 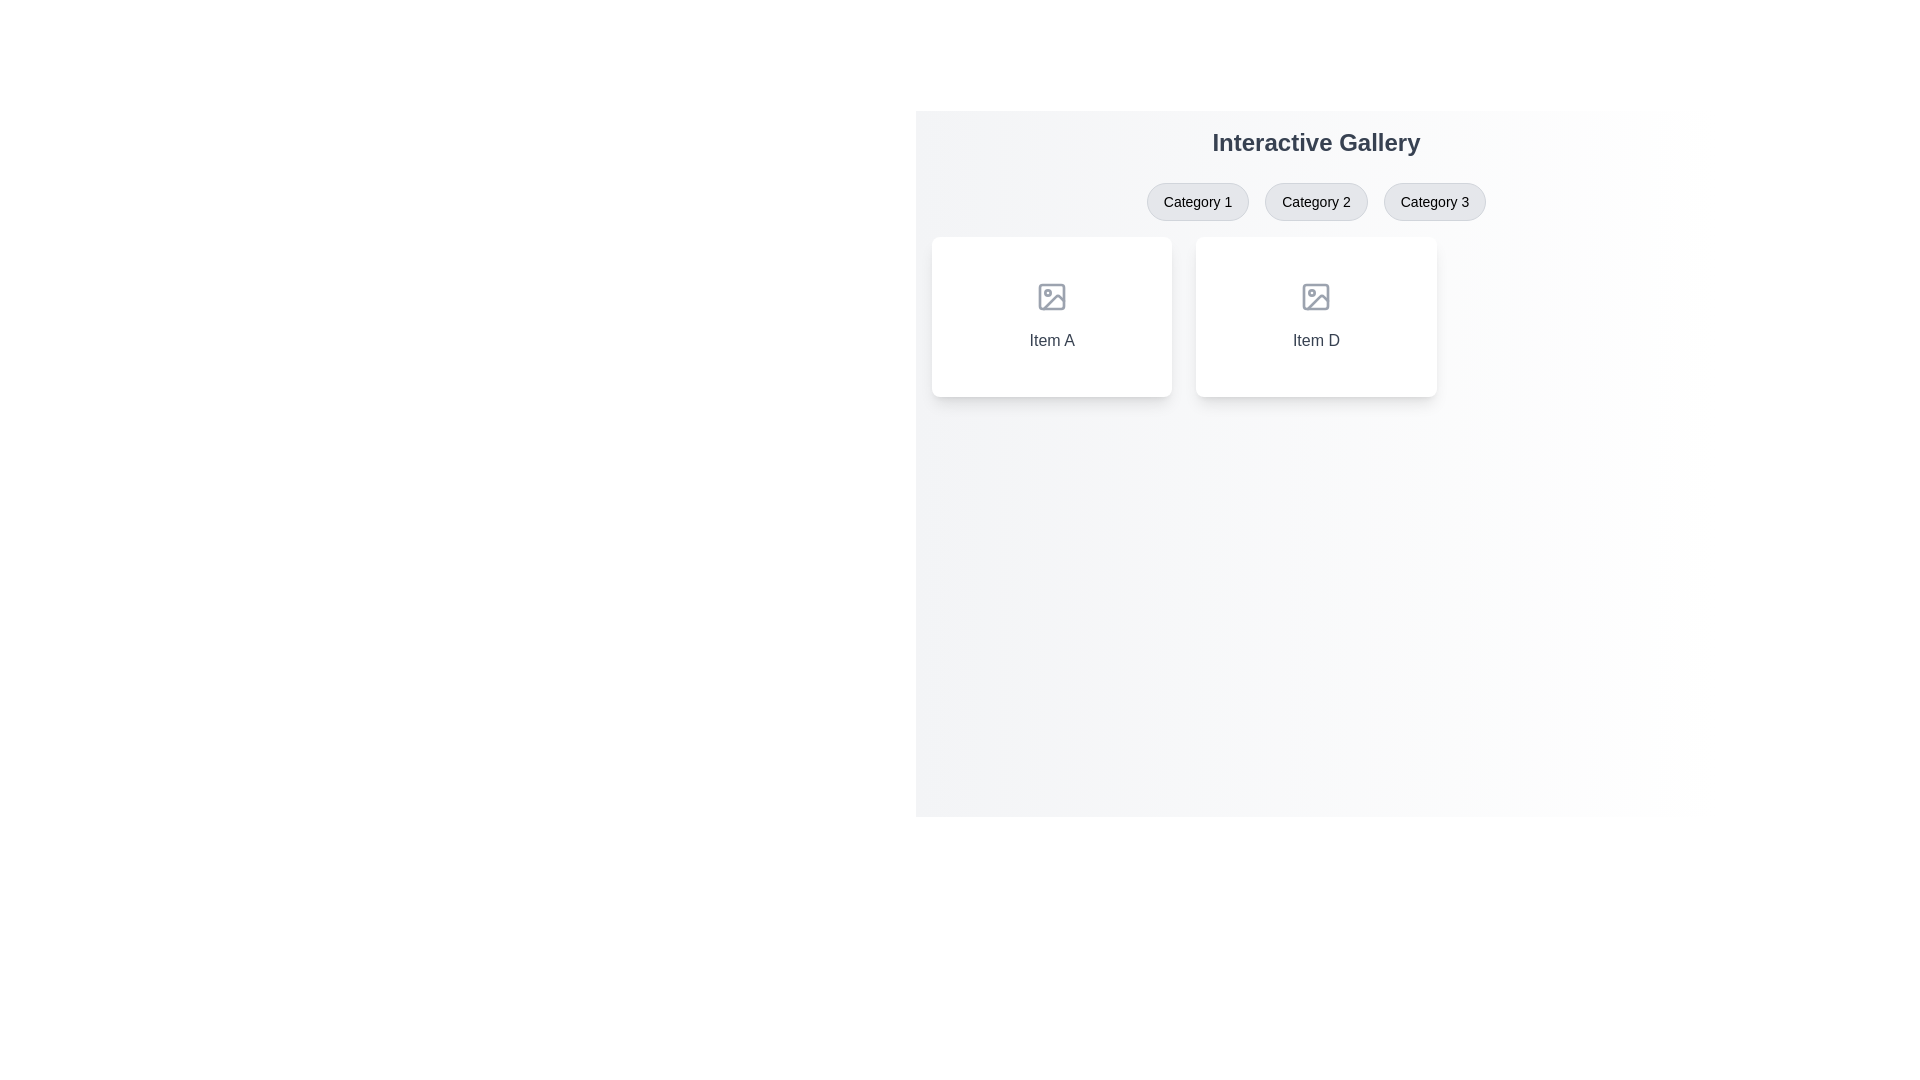 I want to click on the clickable button labeled 'Category 3' with rounded corners and a light gray background, so click(x=1434, y=201).